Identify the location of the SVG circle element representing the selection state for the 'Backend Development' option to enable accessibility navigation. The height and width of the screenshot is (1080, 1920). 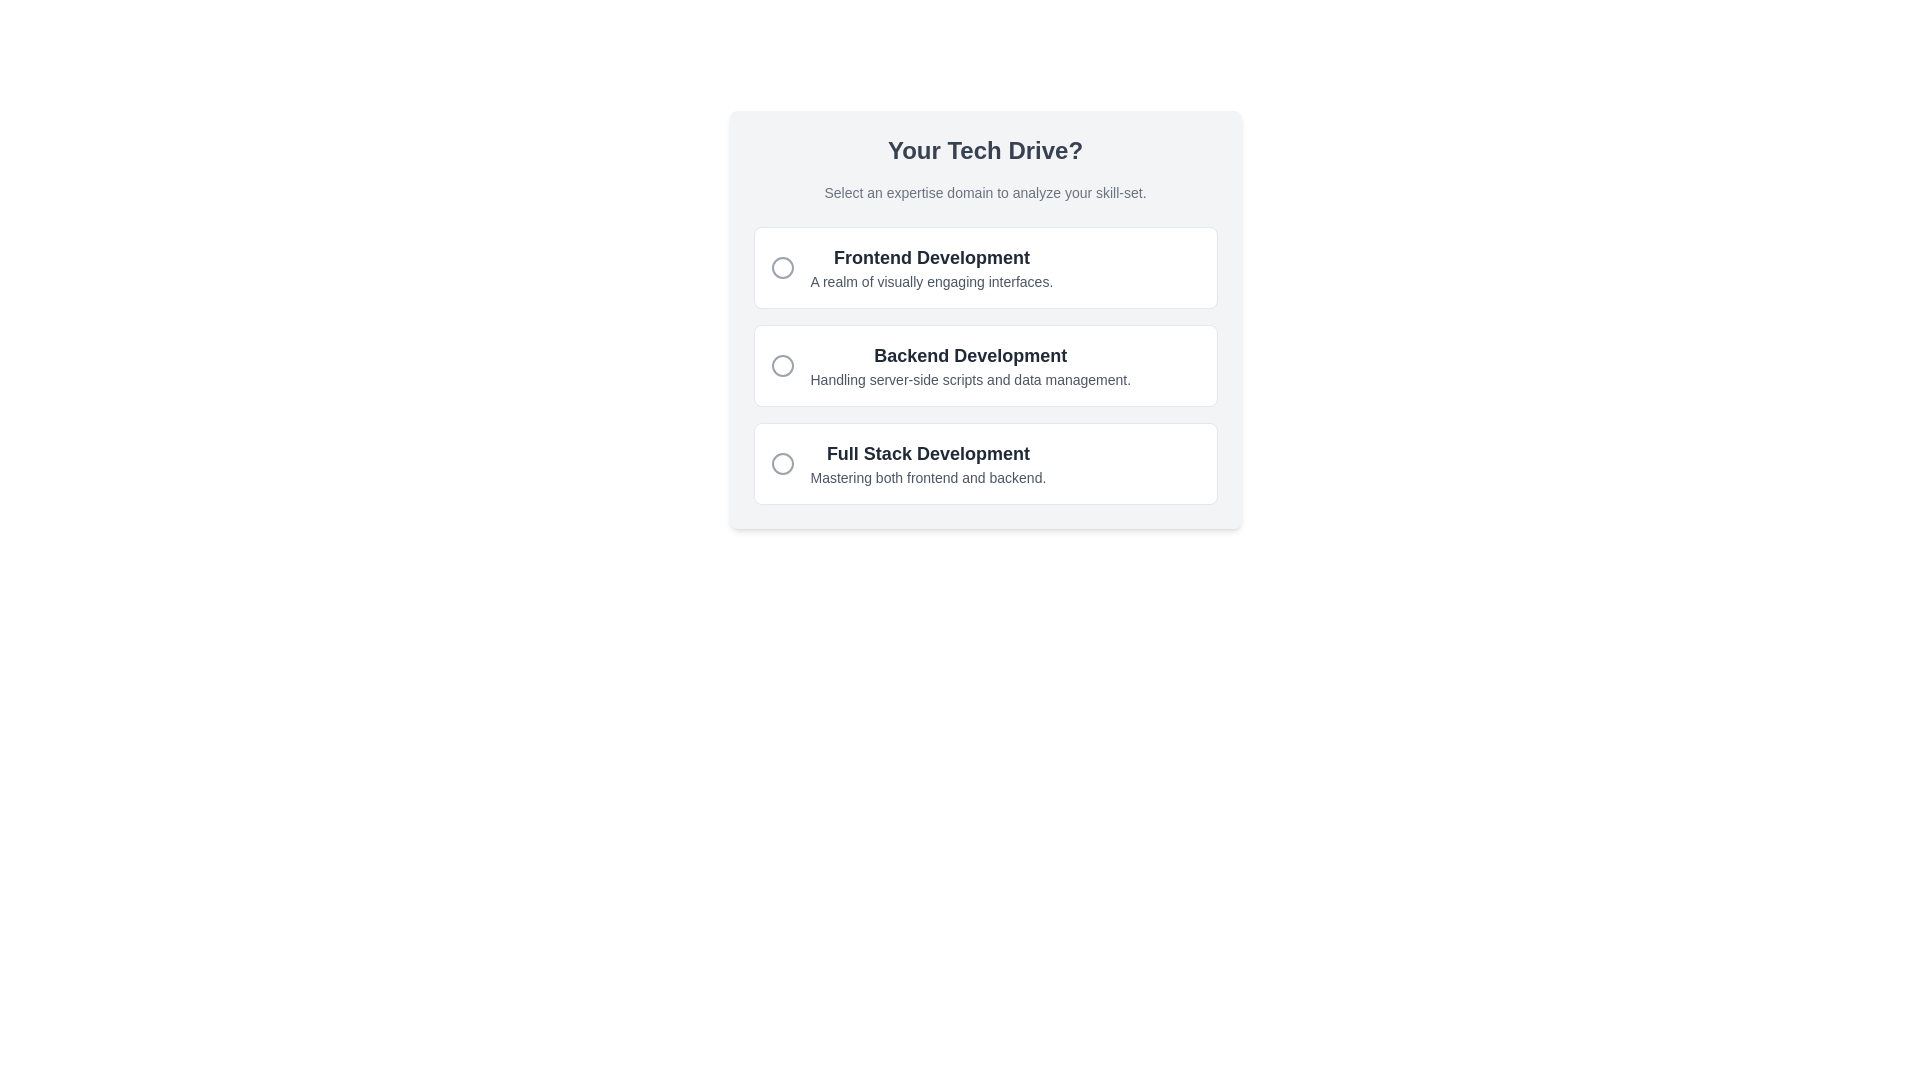
(781, 366).